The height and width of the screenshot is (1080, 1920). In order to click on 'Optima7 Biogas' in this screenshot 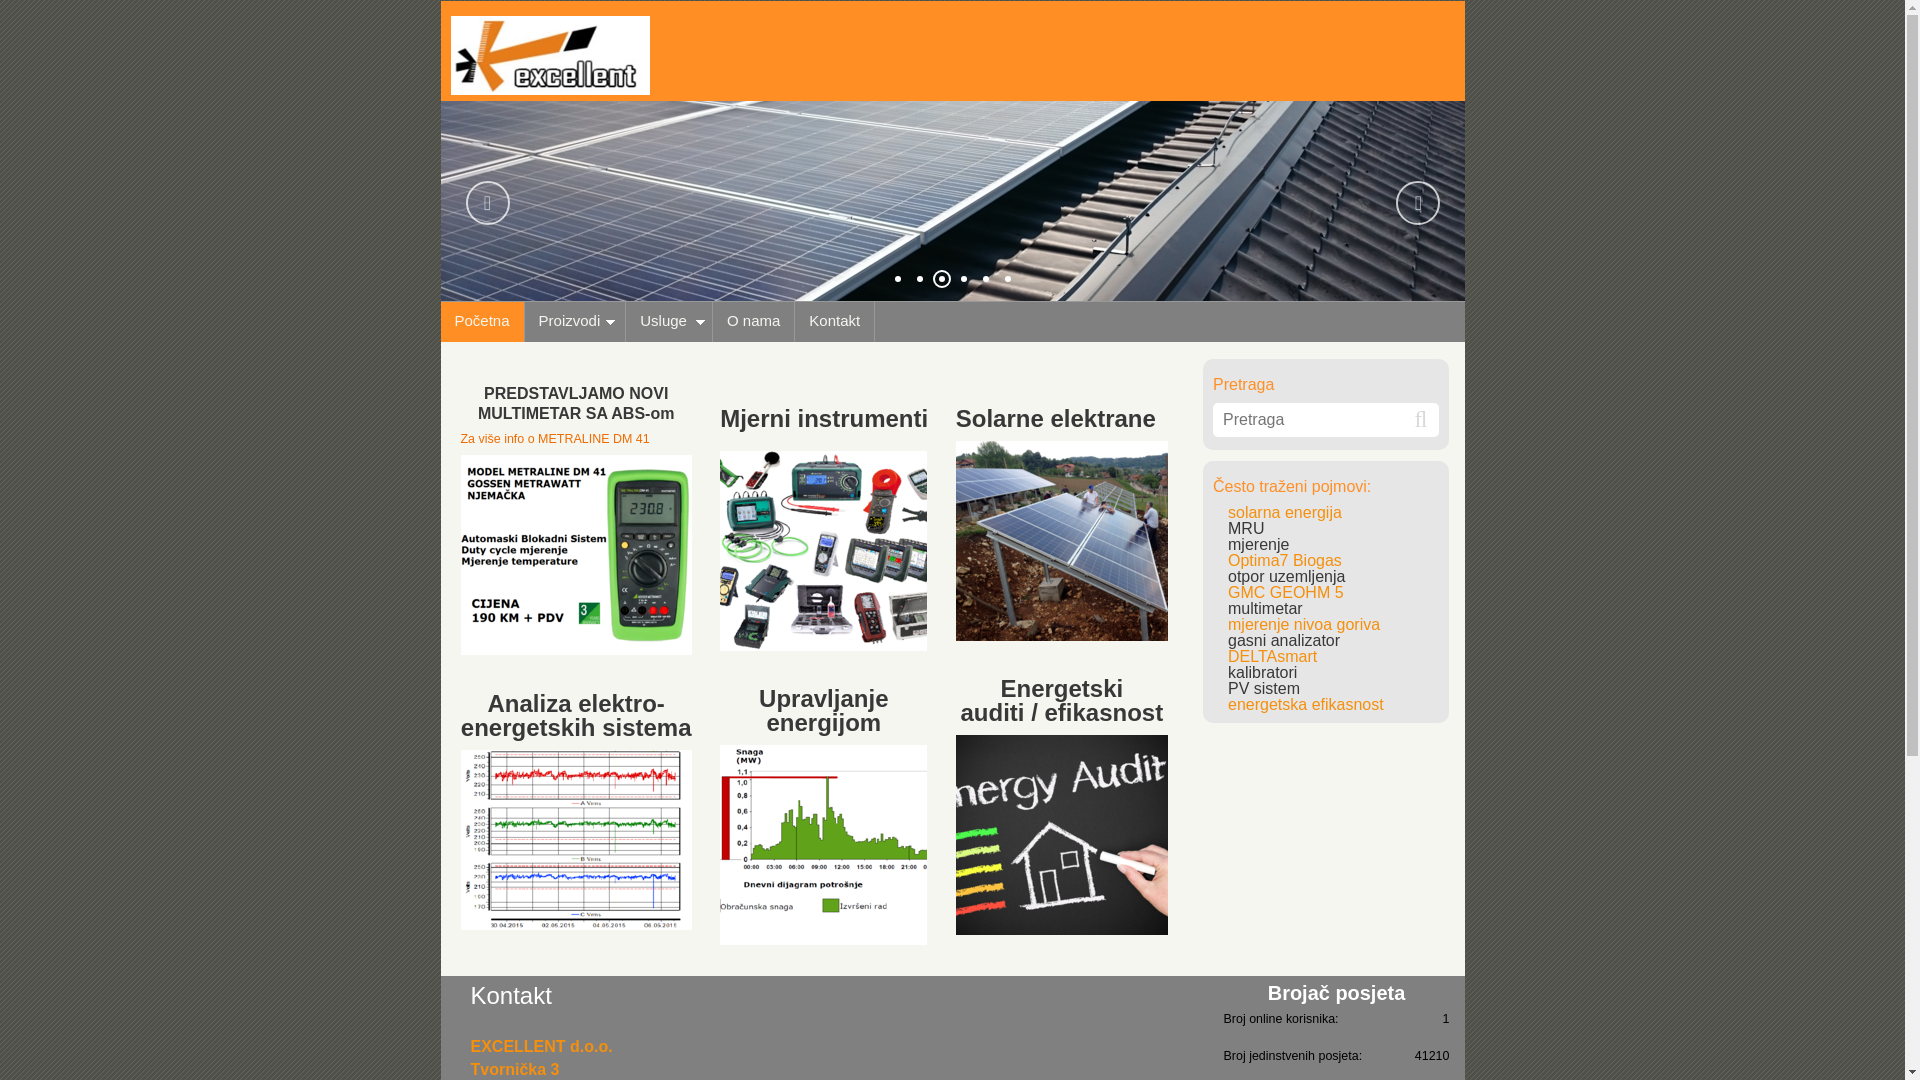, I will do `click(1285, 560)`.